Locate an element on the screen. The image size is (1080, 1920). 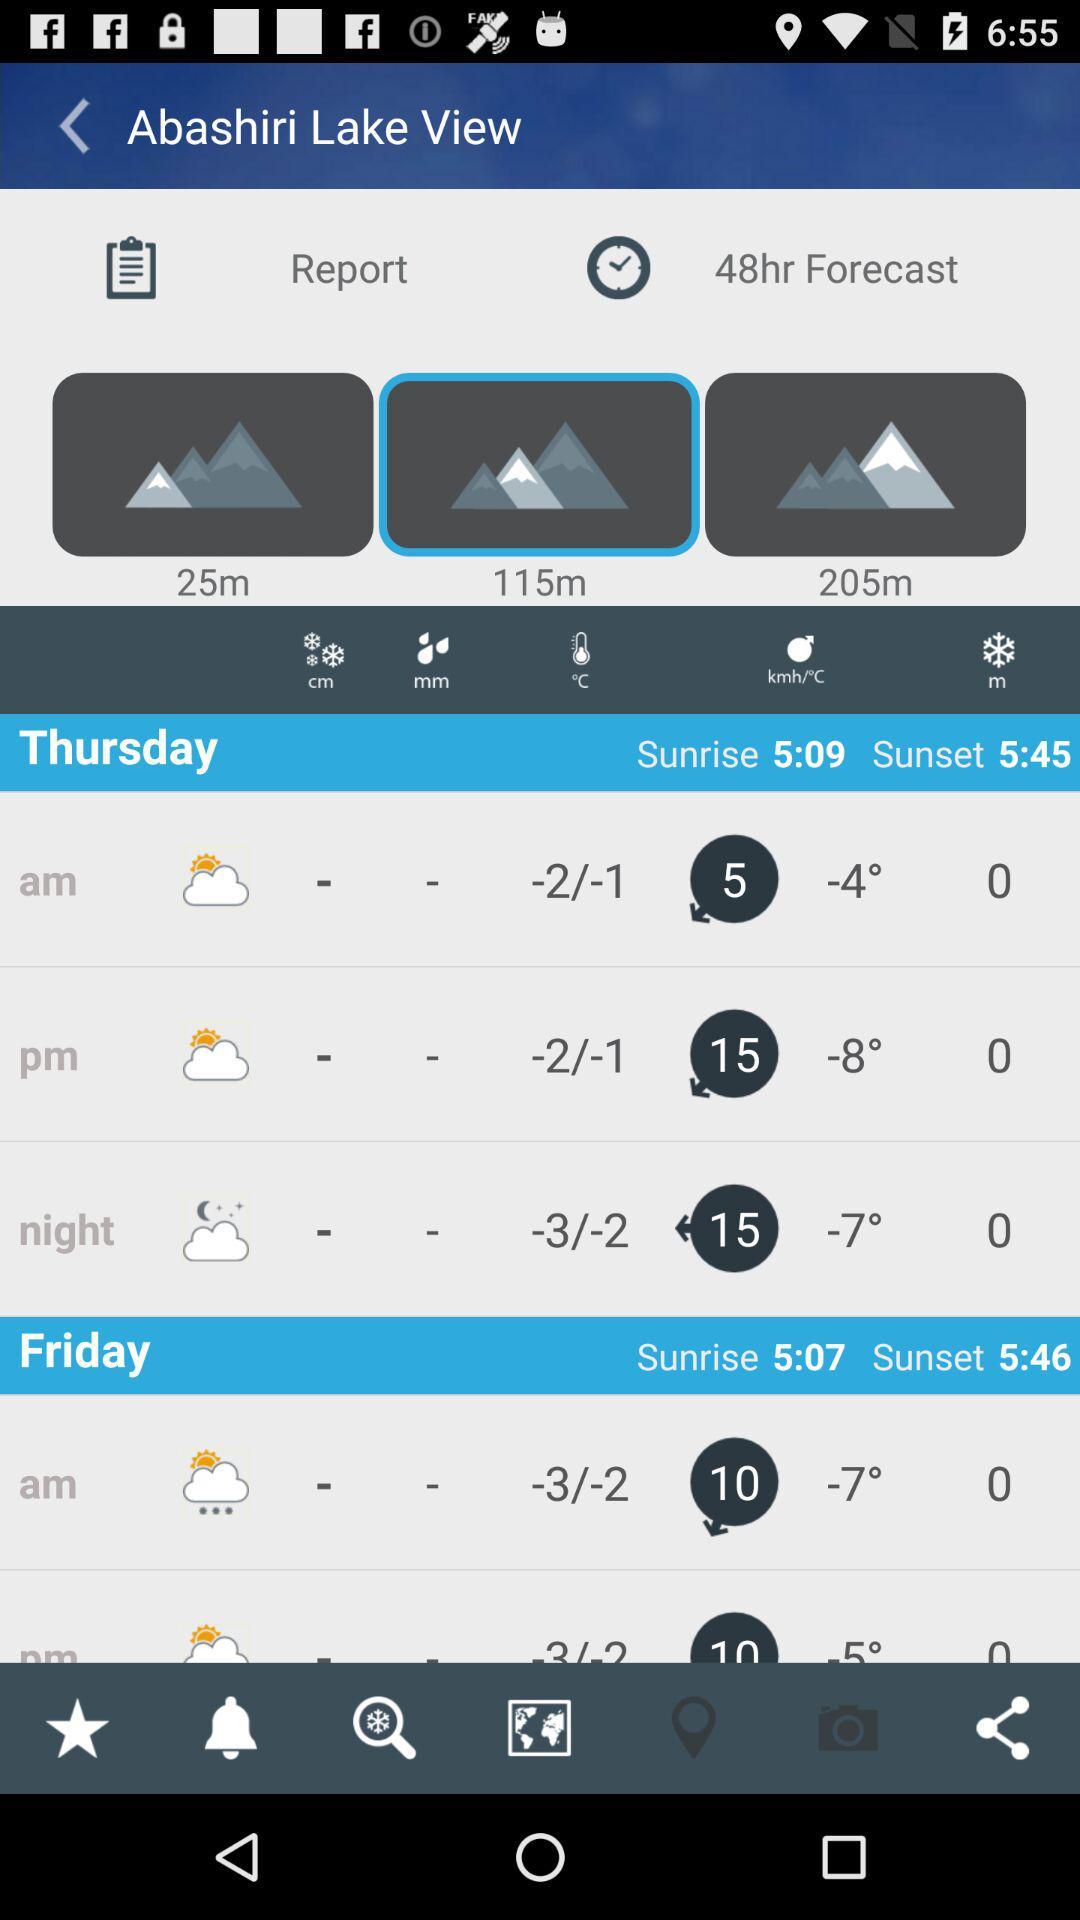
the share icon is located at coordinates (1002, 1848).